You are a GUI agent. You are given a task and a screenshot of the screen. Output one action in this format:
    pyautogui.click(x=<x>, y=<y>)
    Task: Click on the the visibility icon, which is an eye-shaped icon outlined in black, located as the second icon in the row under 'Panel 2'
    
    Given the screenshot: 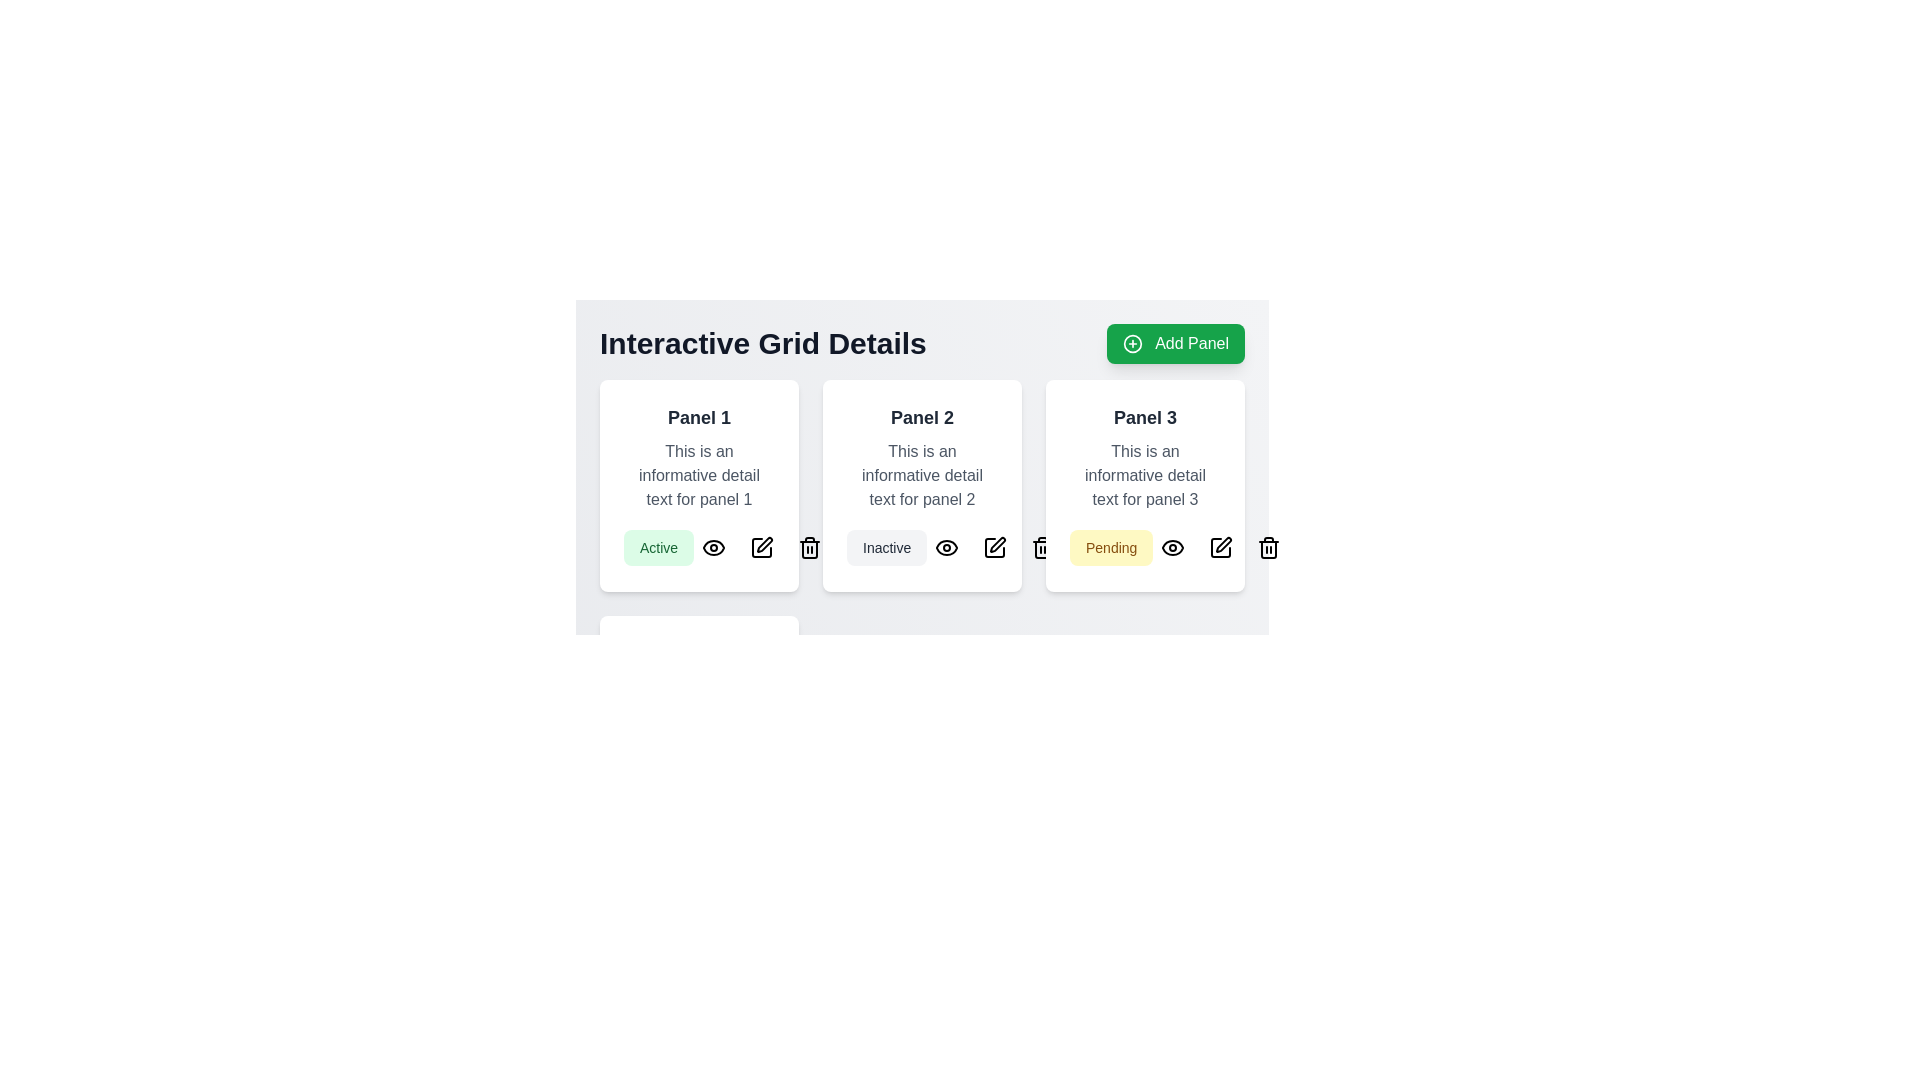 What is the action you would take?
    pyautogui.click(x=946, y=547)
    